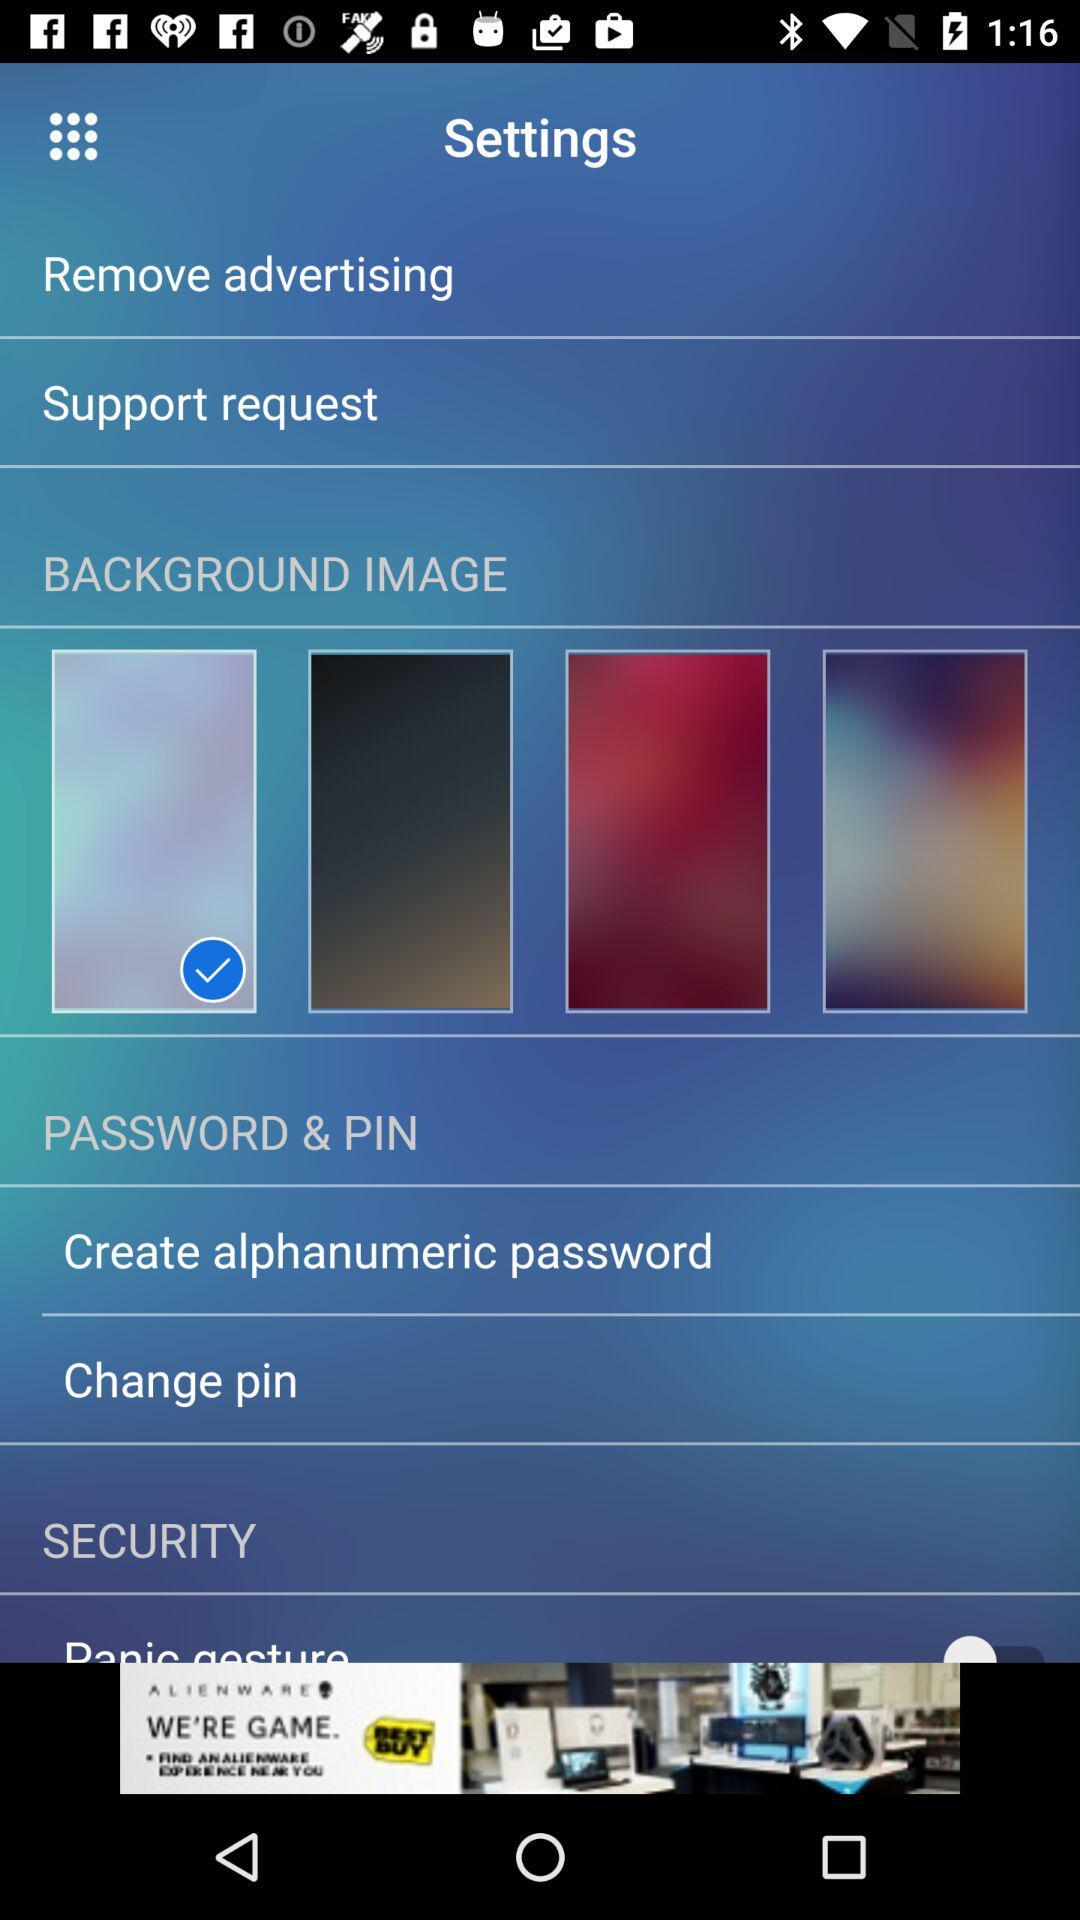 The image size is (1080, 1920). What do you see at coordinates (153, 831) in the screenshot?
I see `pale blue and purple background option` at bounding box center [153, 831].